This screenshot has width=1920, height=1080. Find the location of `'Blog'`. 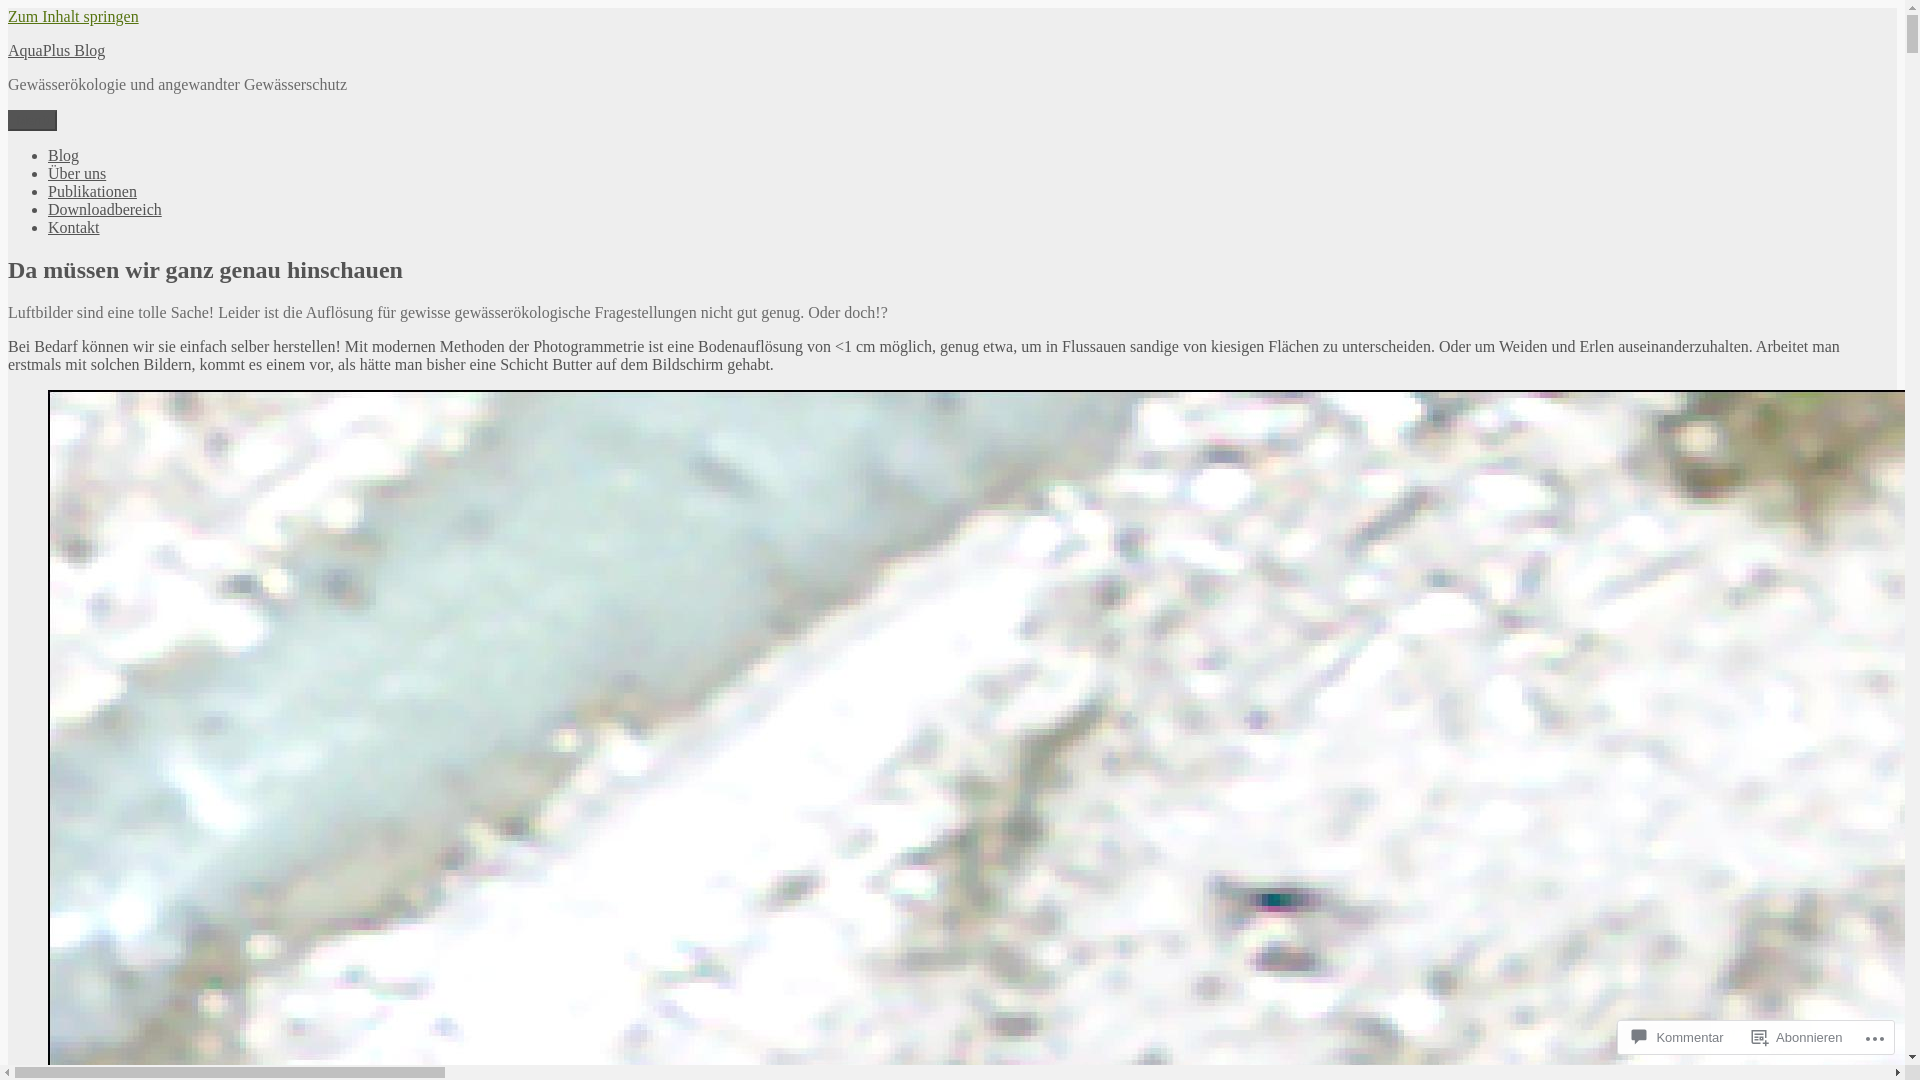

'Blog' is located at coordinates (63, 154).